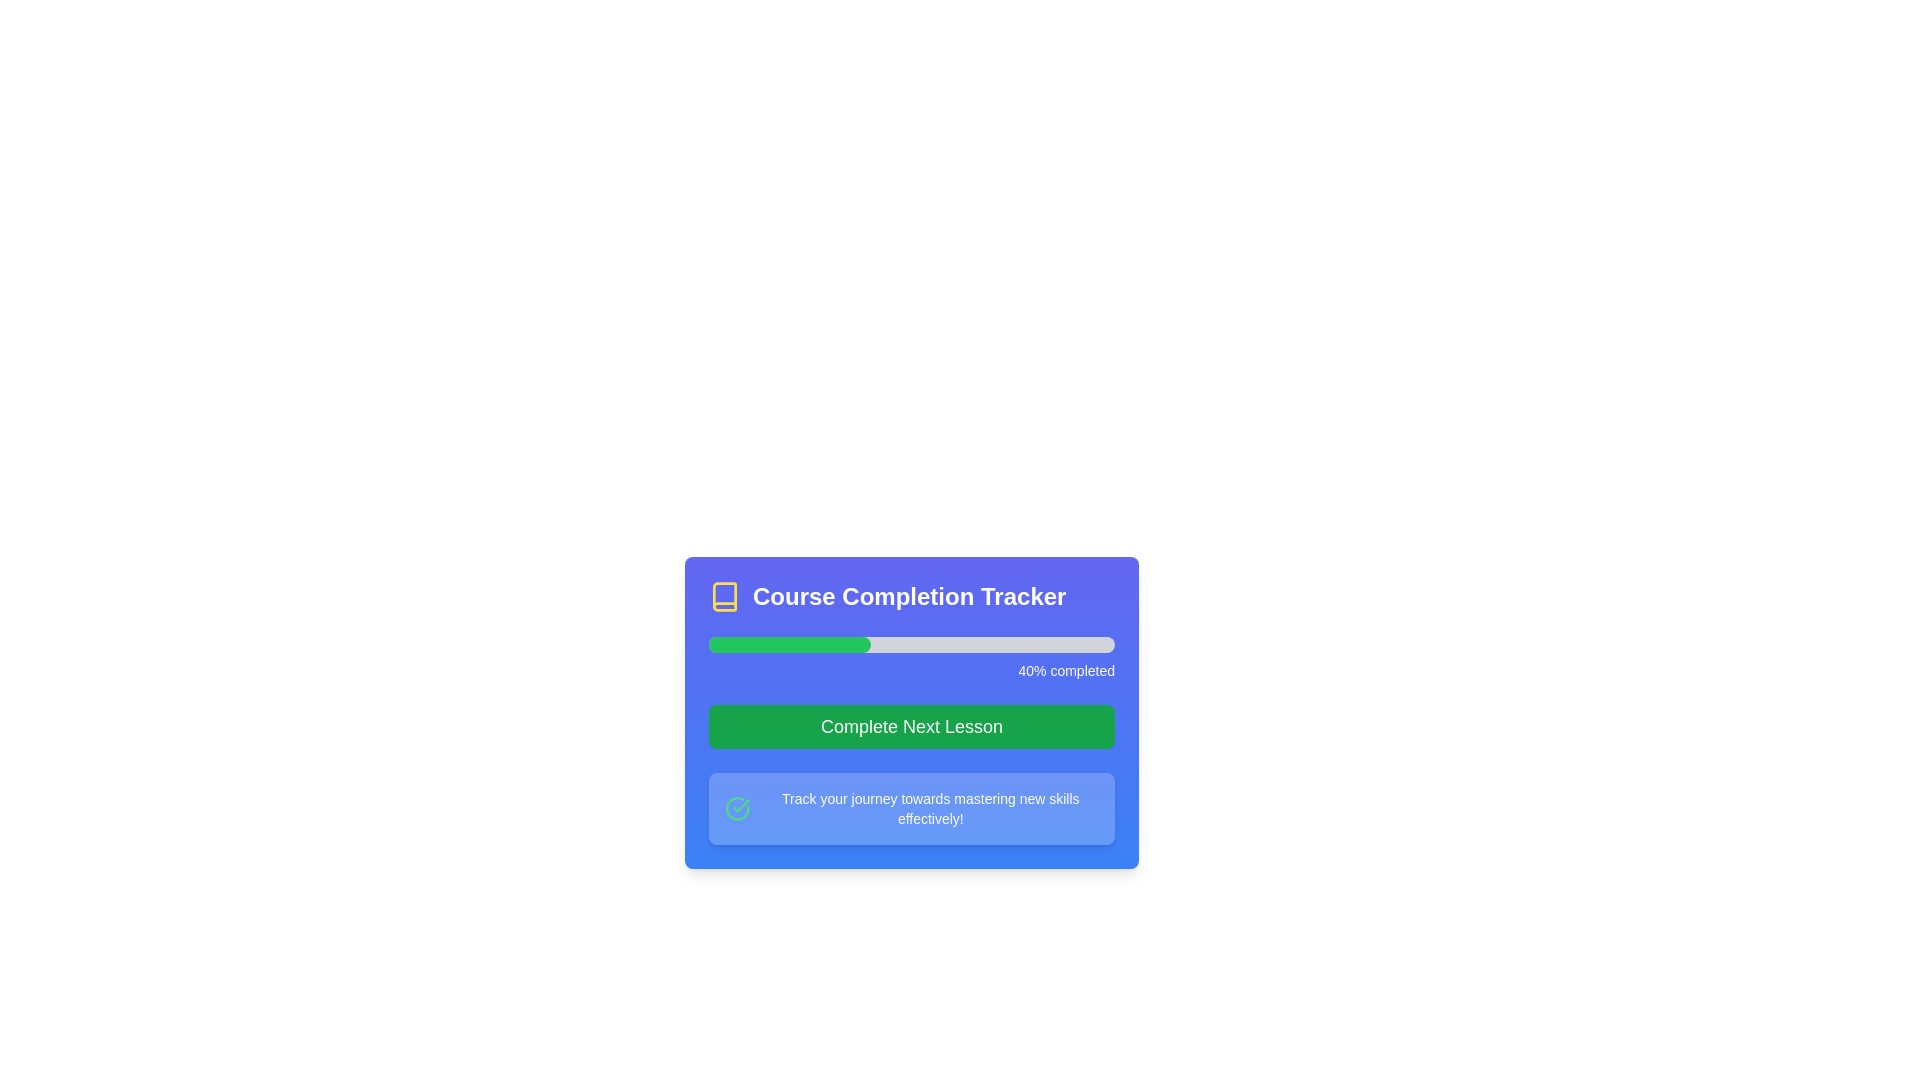 This screenshot has height=1080, width=1920. Describe the element at coordinates (911, 712) in the screenshot. I see `the Progress Tracker Widget to examine details about course completion and actionable steps` at that location.